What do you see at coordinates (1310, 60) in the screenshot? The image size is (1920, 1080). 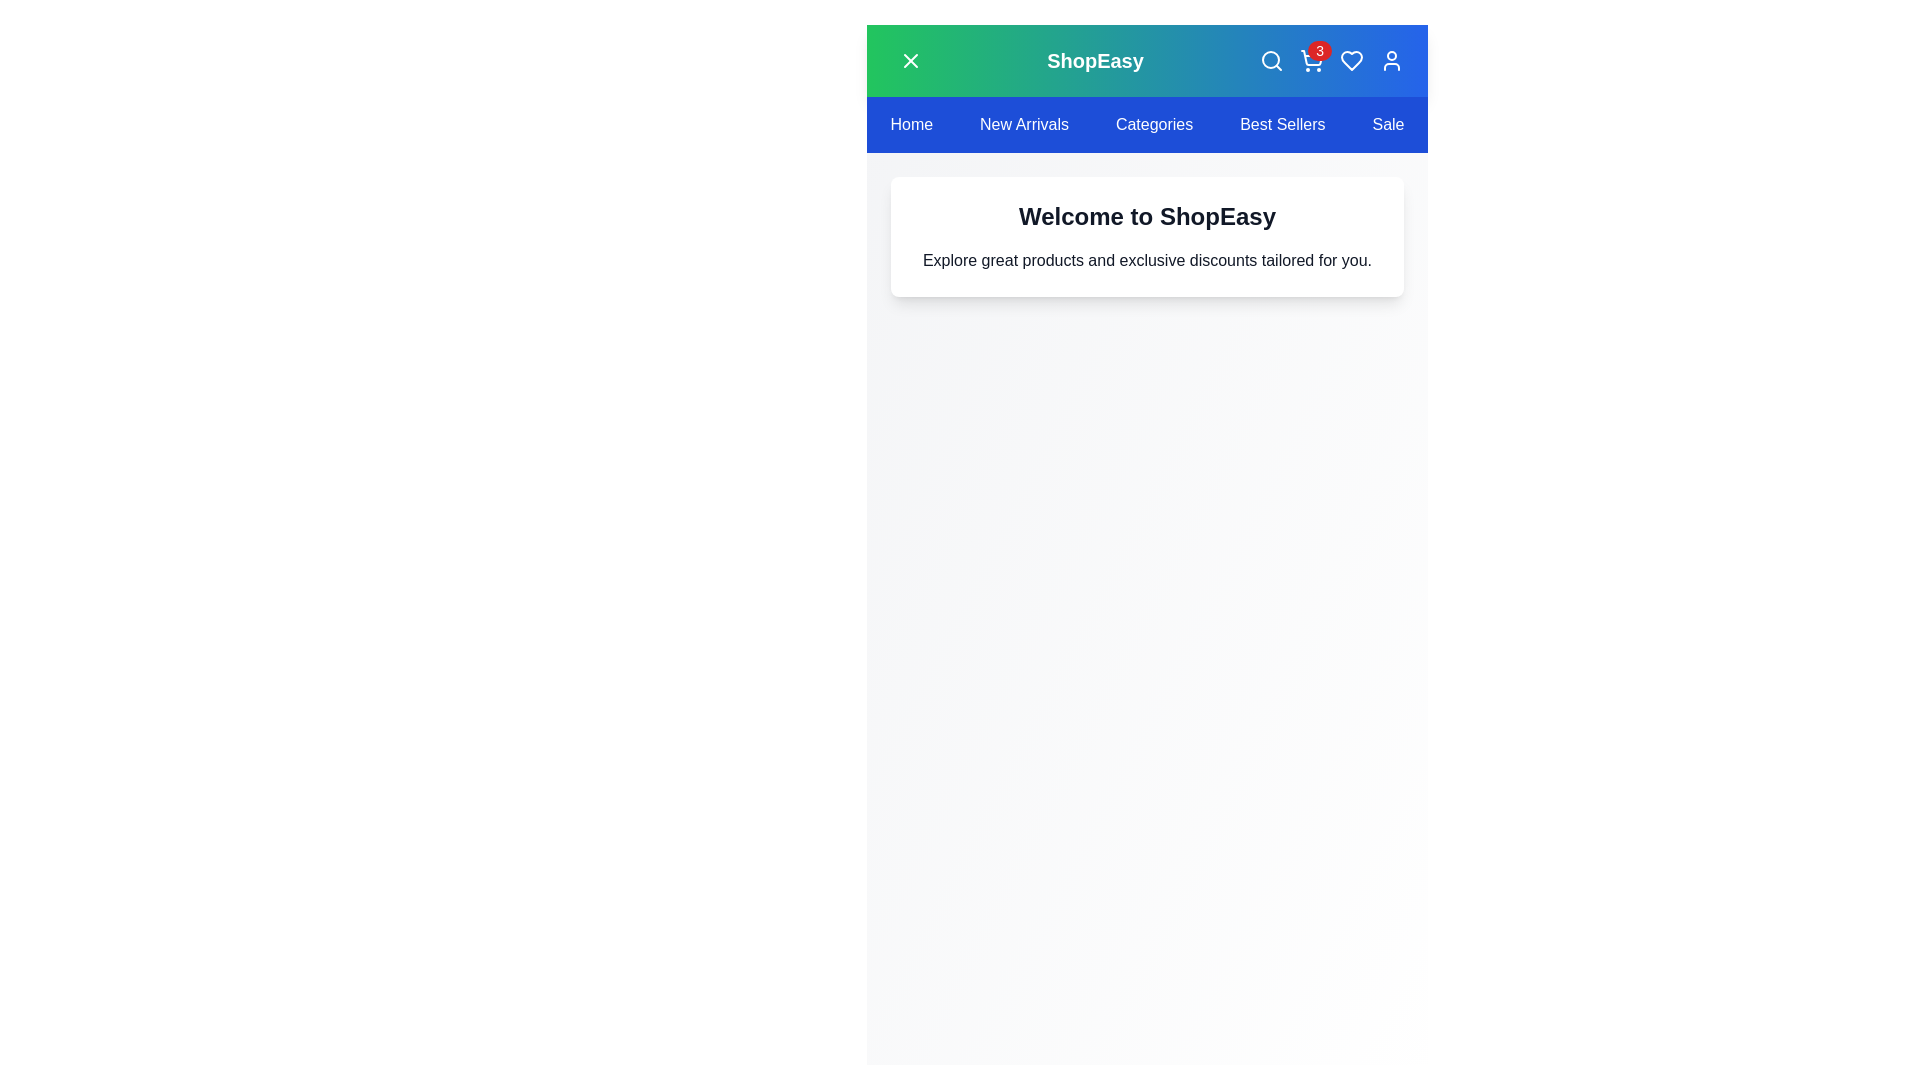 I see `the shopping_cart to perform its associated action` at bounding box center [1310, 60].